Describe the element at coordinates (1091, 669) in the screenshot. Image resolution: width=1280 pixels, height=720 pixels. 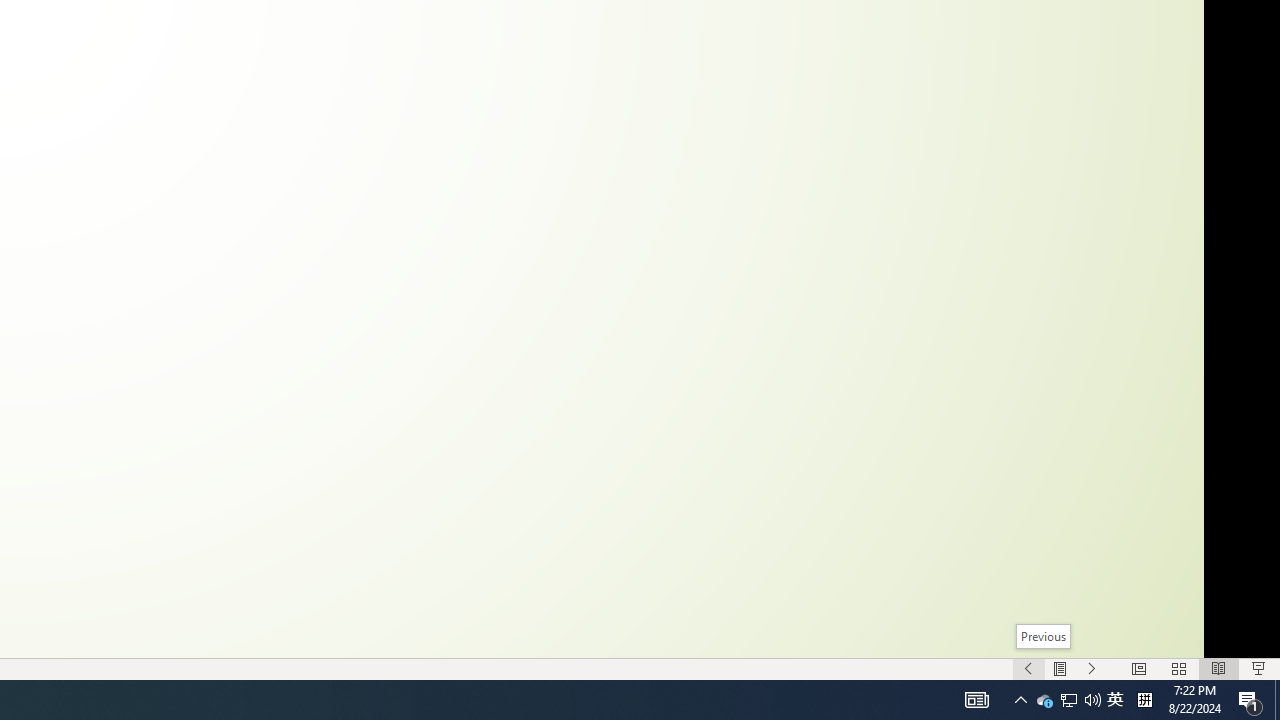
I see `'Slide Show Next On'` at that location.